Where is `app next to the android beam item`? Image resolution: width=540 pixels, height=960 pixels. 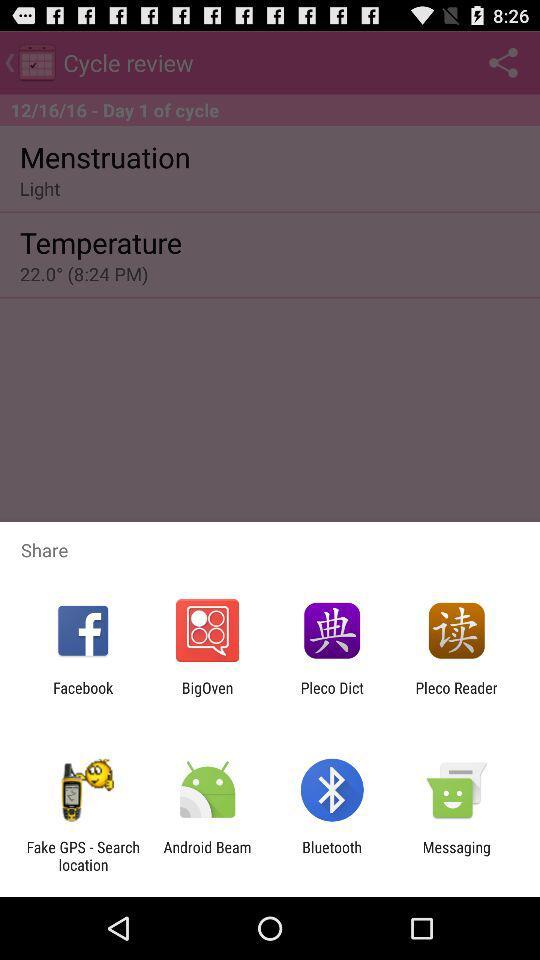 app next to the android beam item is located at coordinates (82, 855).